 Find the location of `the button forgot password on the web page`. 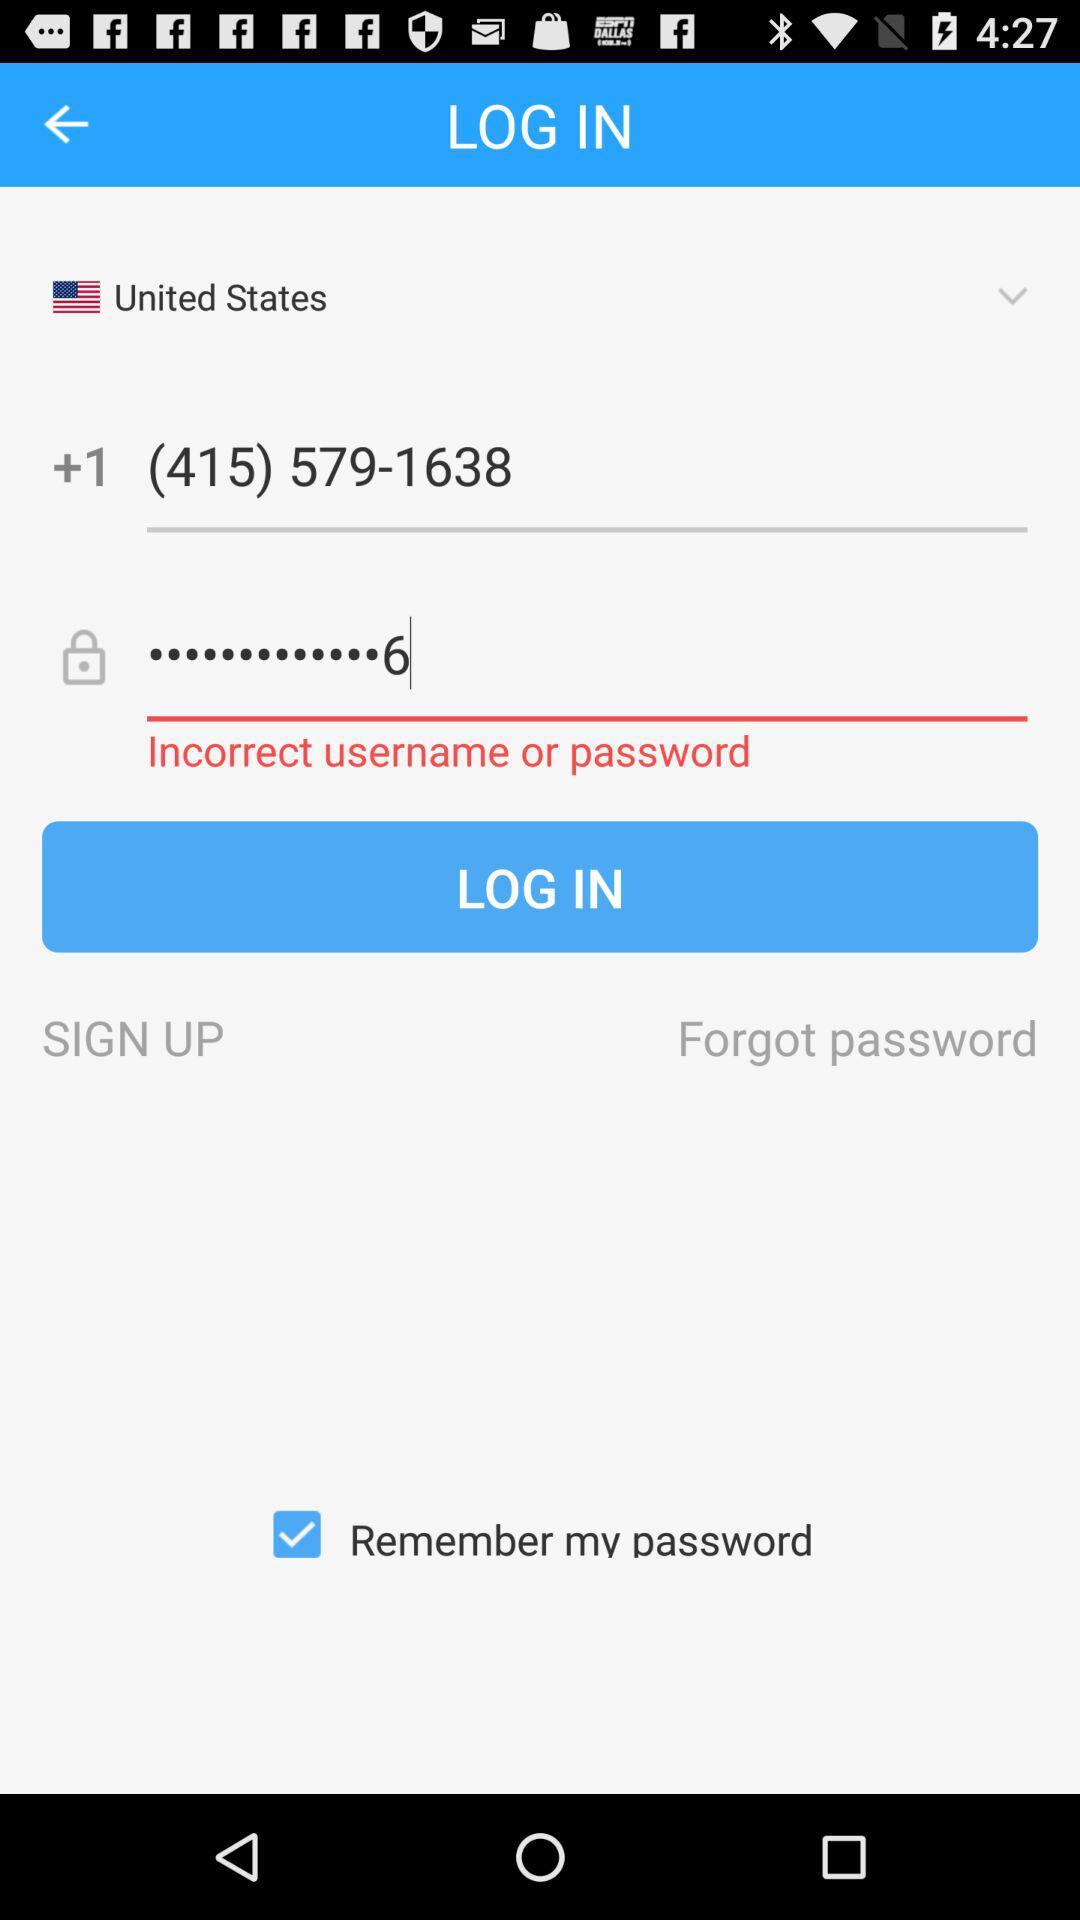

the button forgot password on the web page is located at coordinates (856, 1037).